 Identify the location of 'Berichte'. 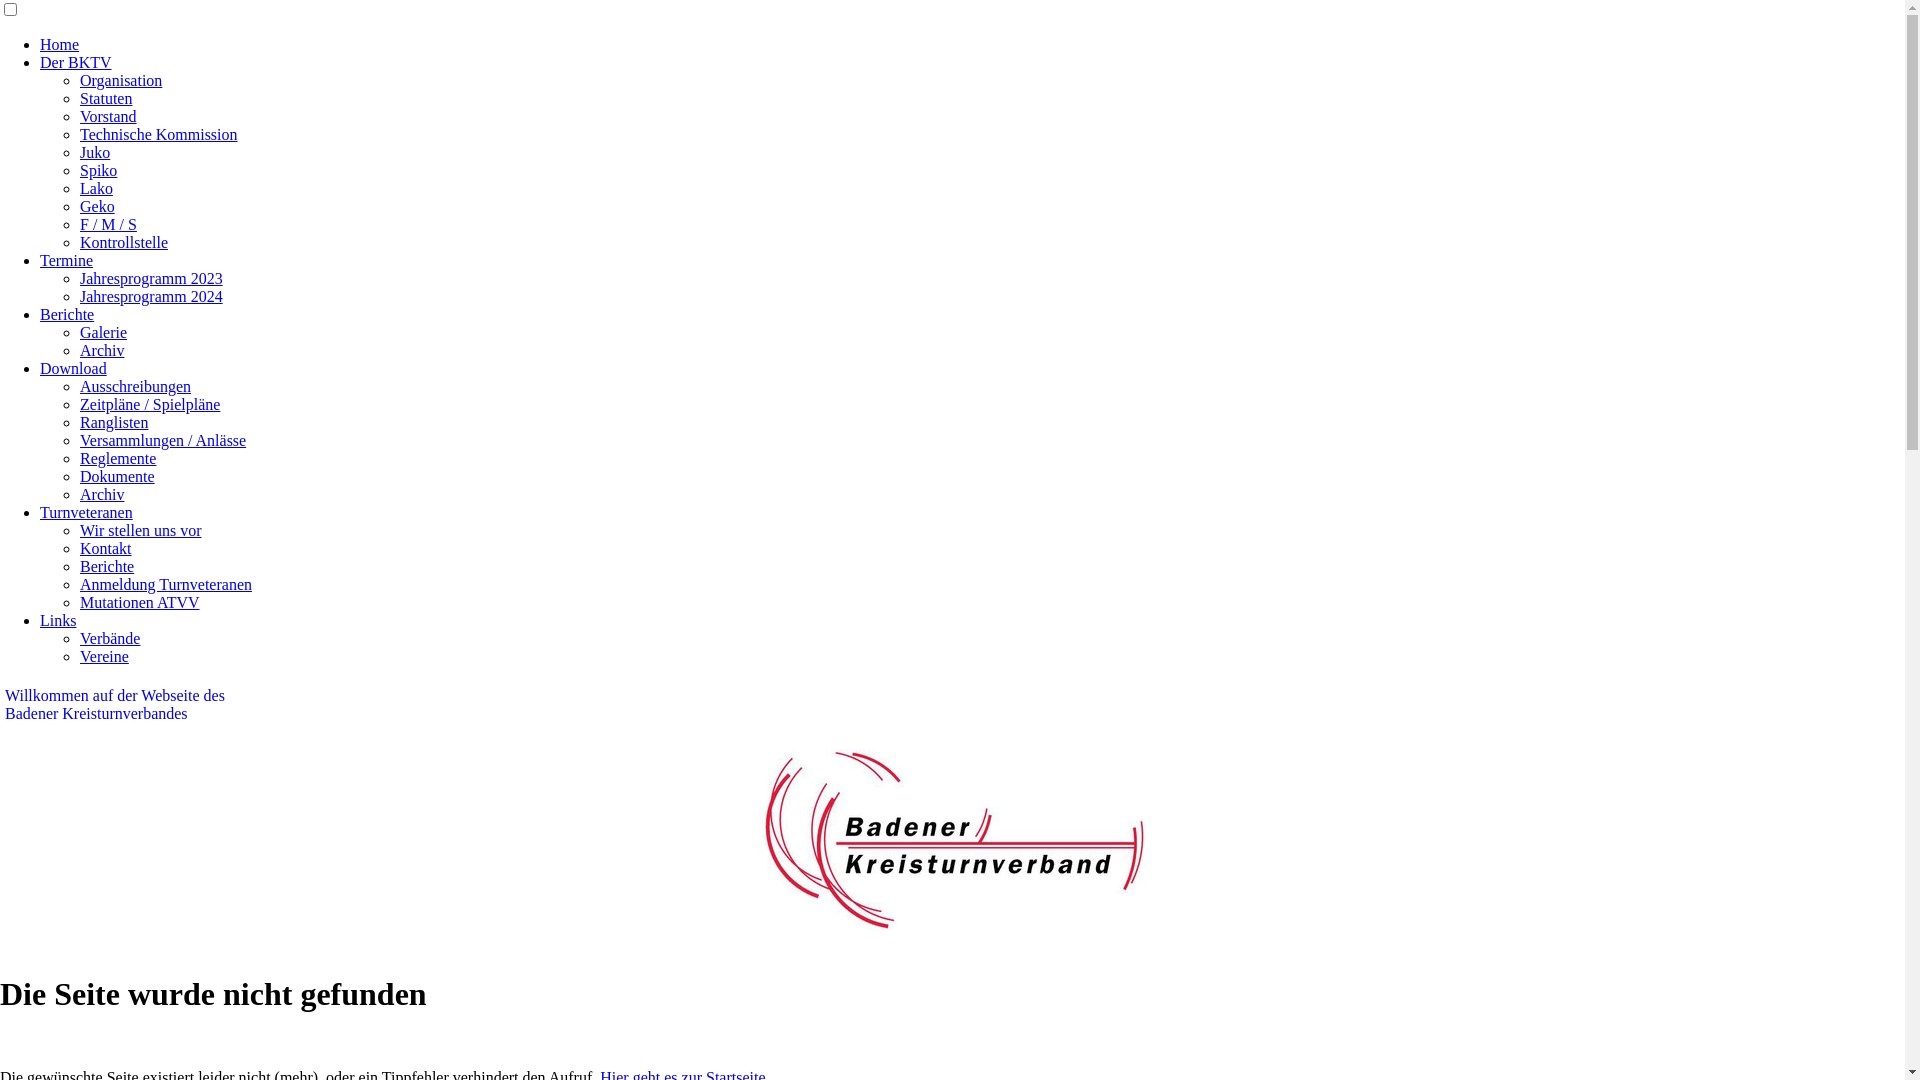
(67, 314).